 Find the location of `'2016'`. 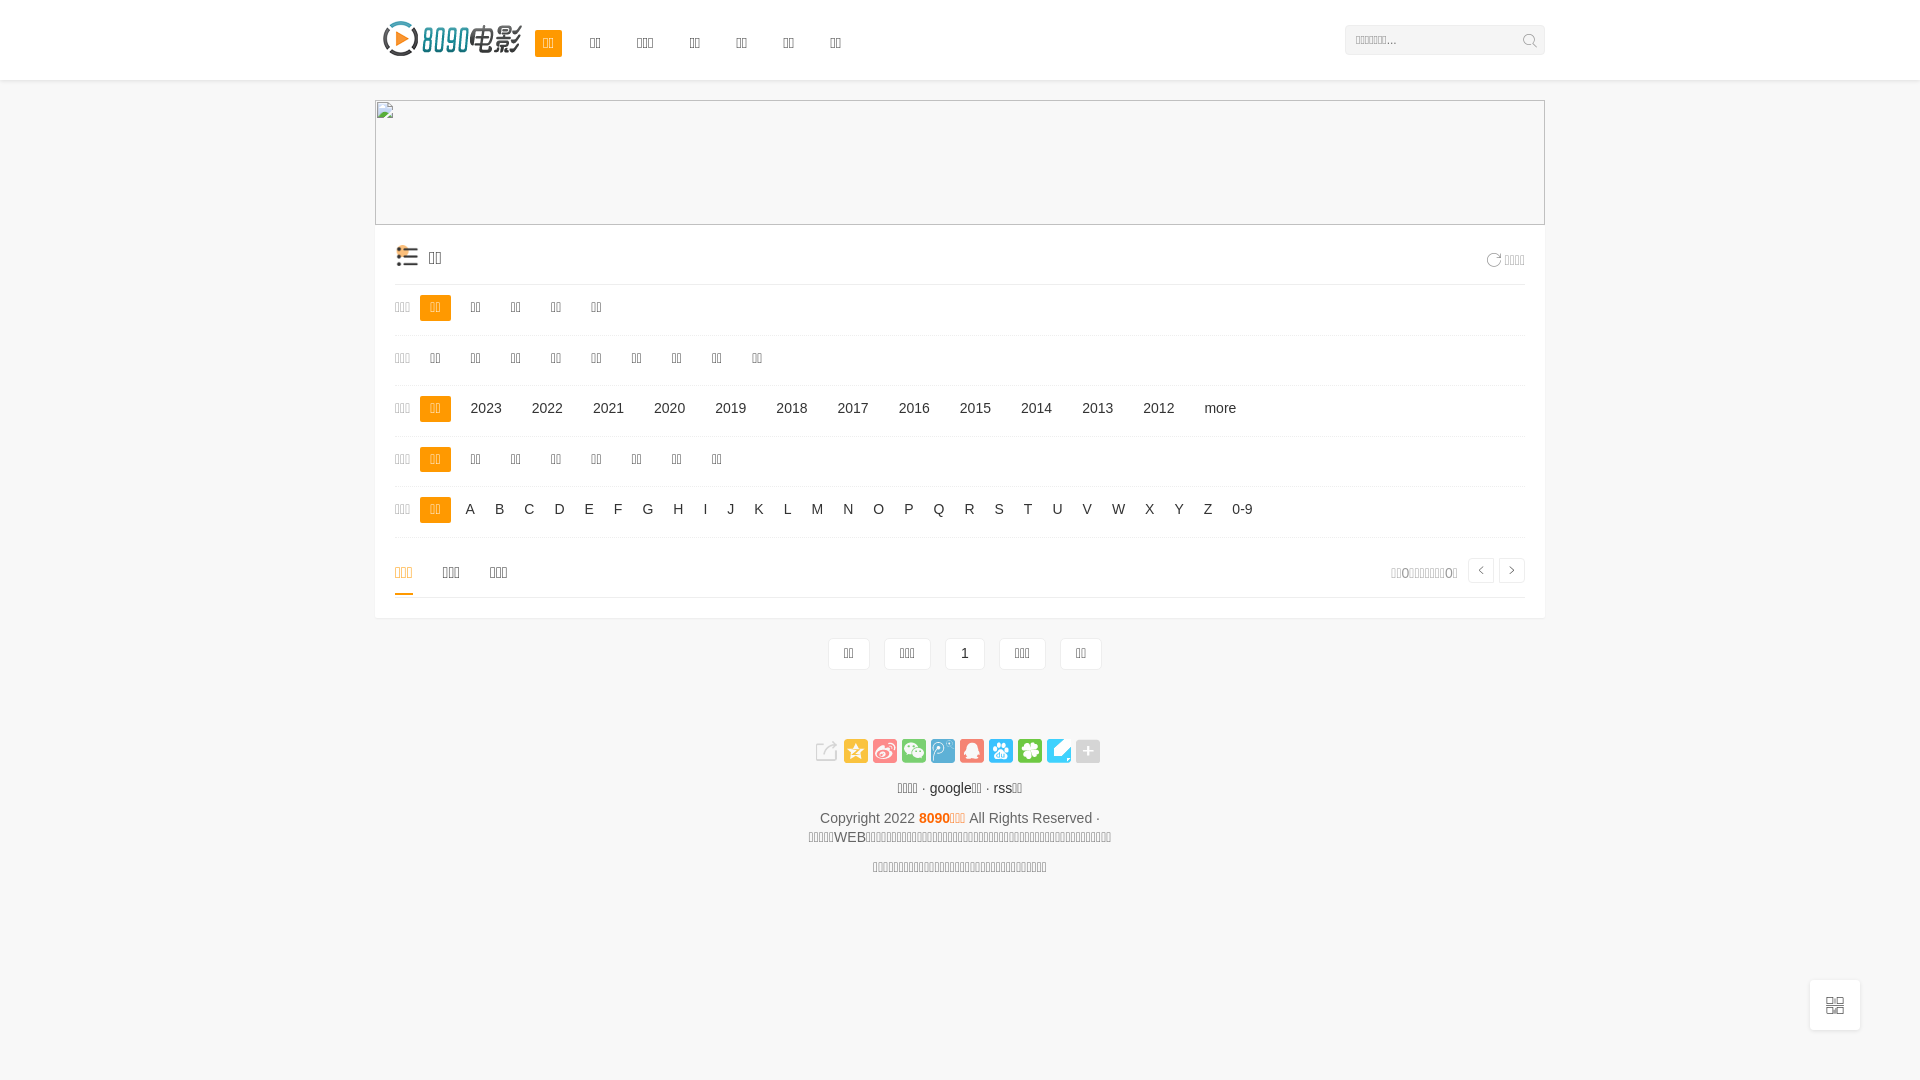

'2016' is located at coordinates (913, 407).